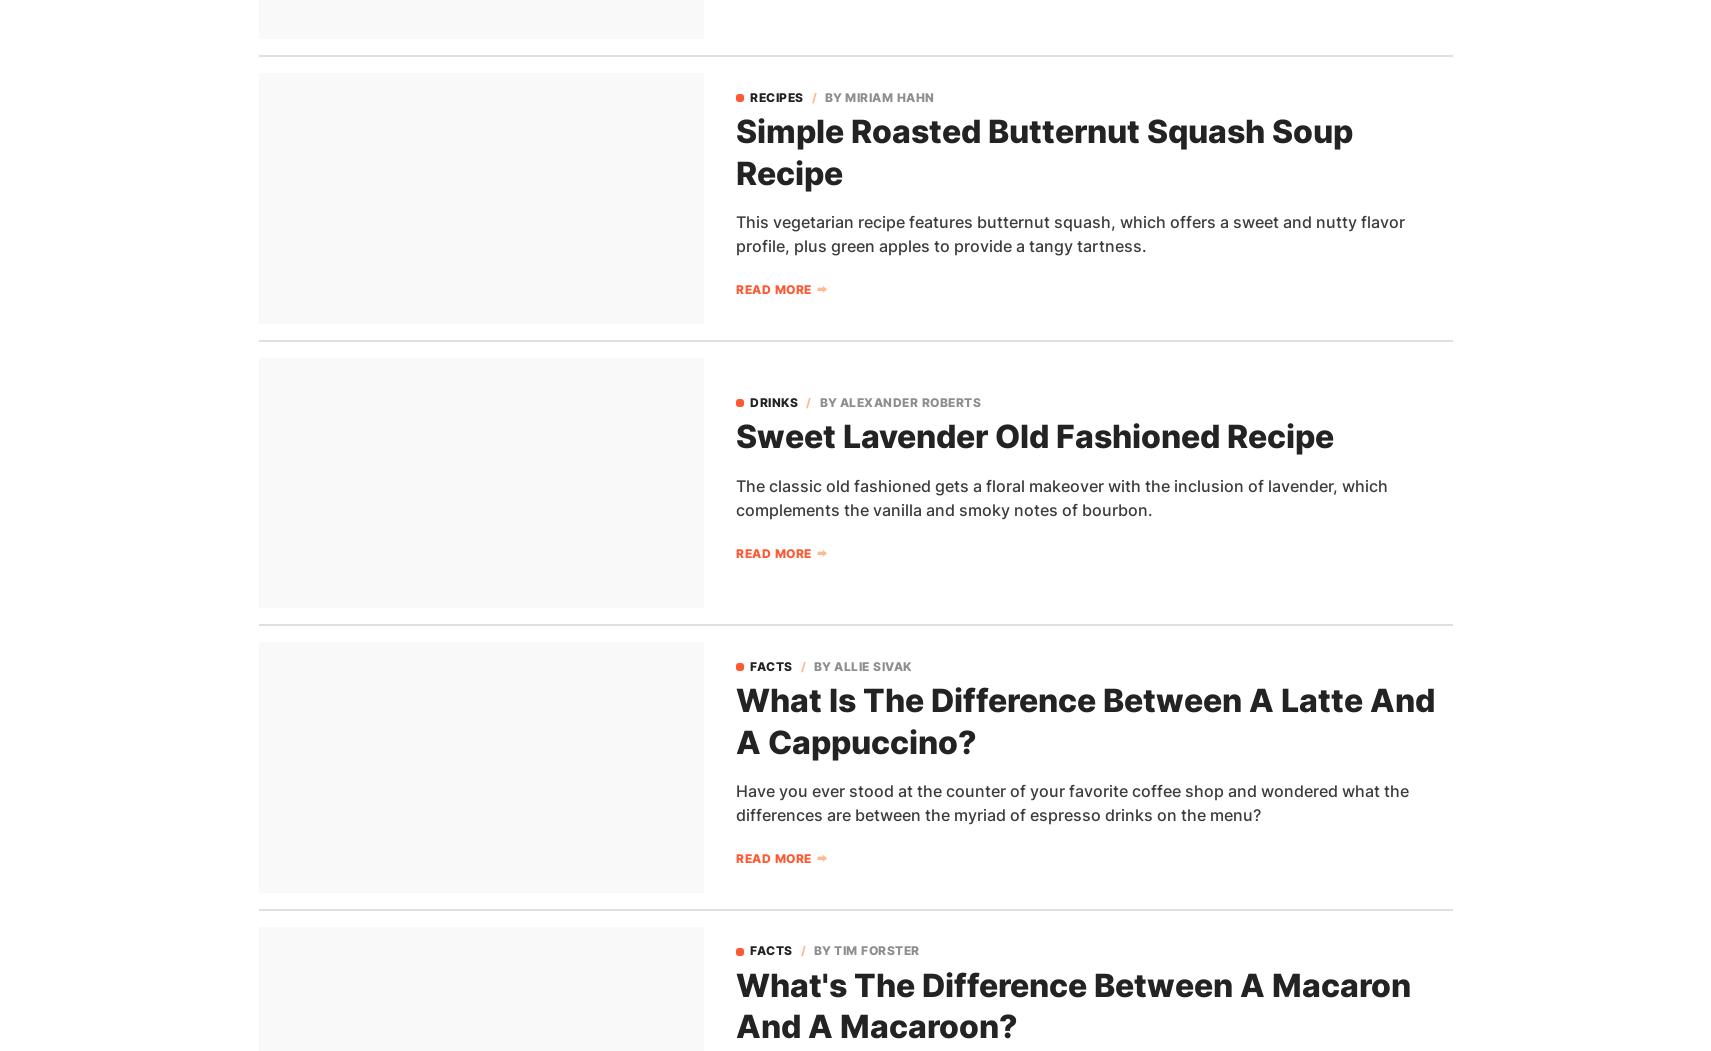 This screenshot has width=1711, height=1051. I want to click on 'What's The Difference Between A Macaron And A Macaroon?', so click(735, 1005).